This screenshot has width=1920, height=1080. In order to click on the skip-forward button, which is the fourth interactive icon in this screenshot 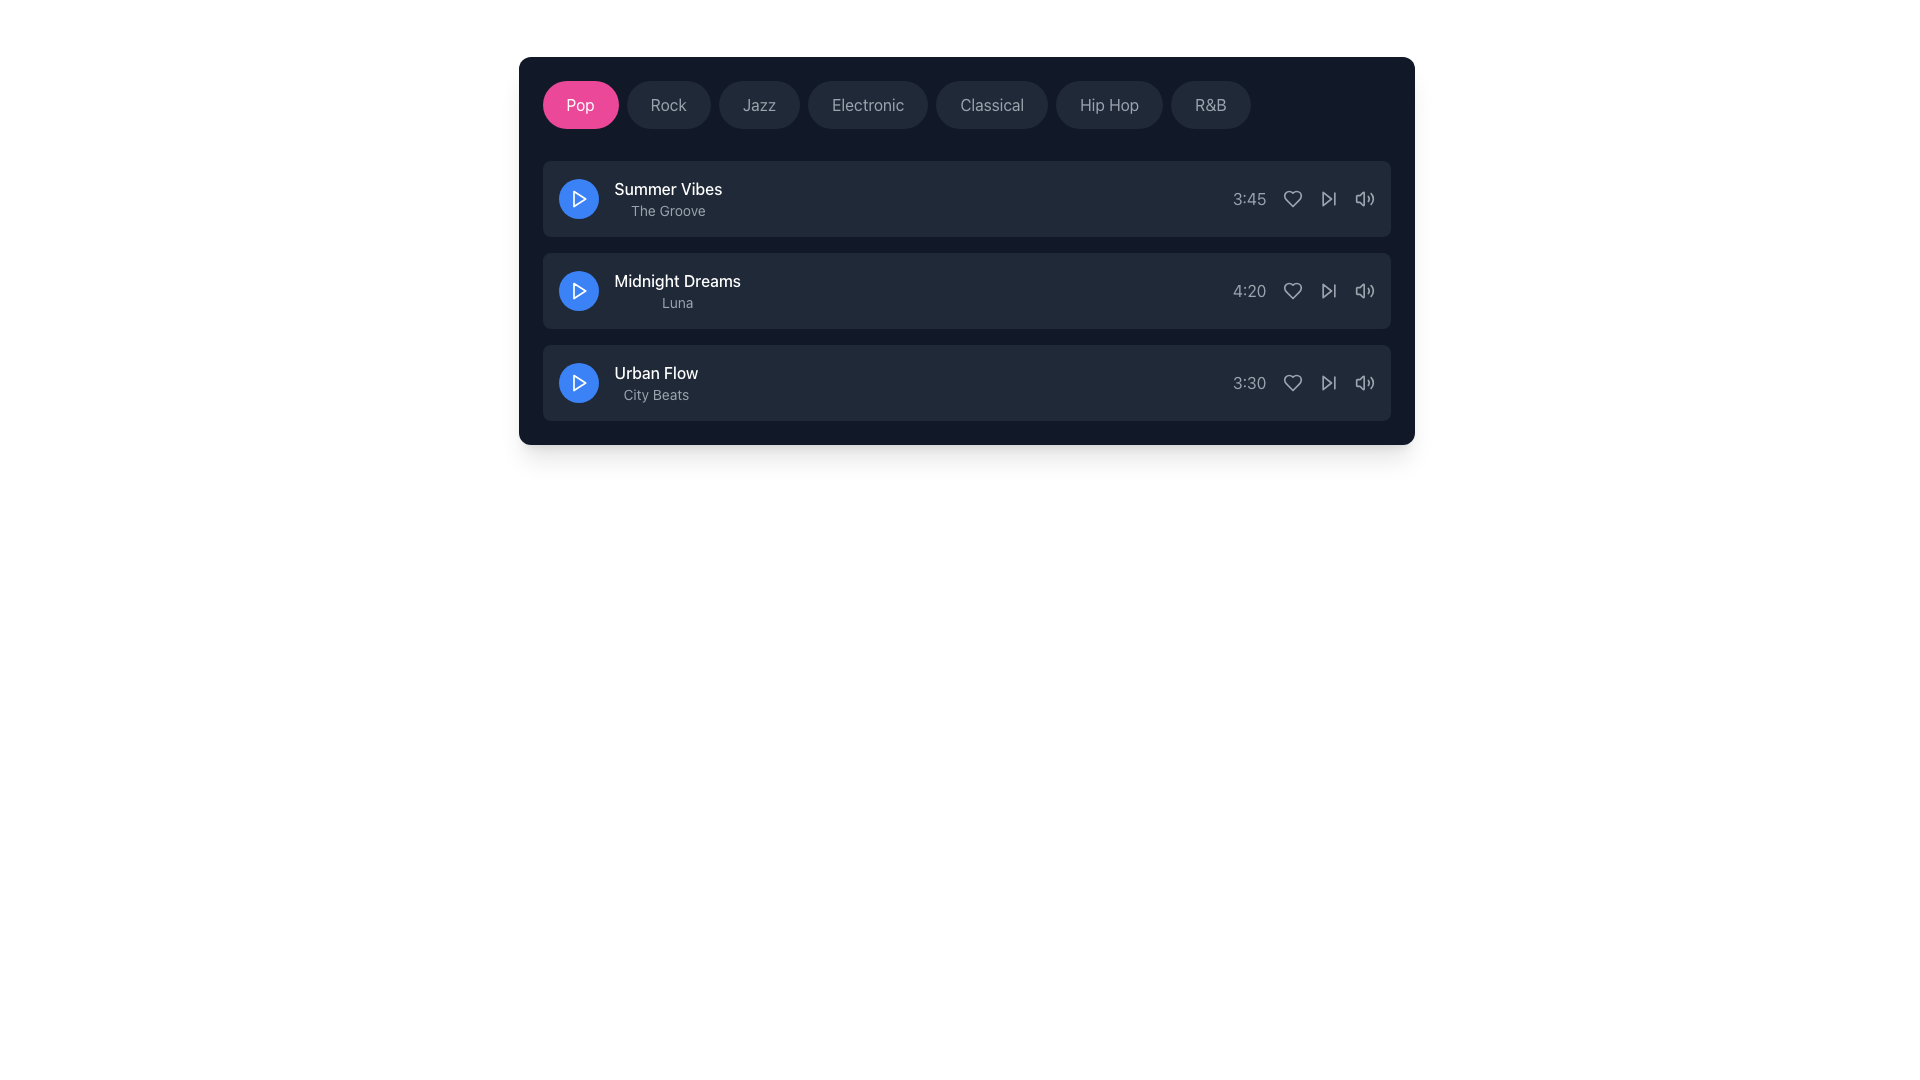, I will do `click(1328, 382)`.